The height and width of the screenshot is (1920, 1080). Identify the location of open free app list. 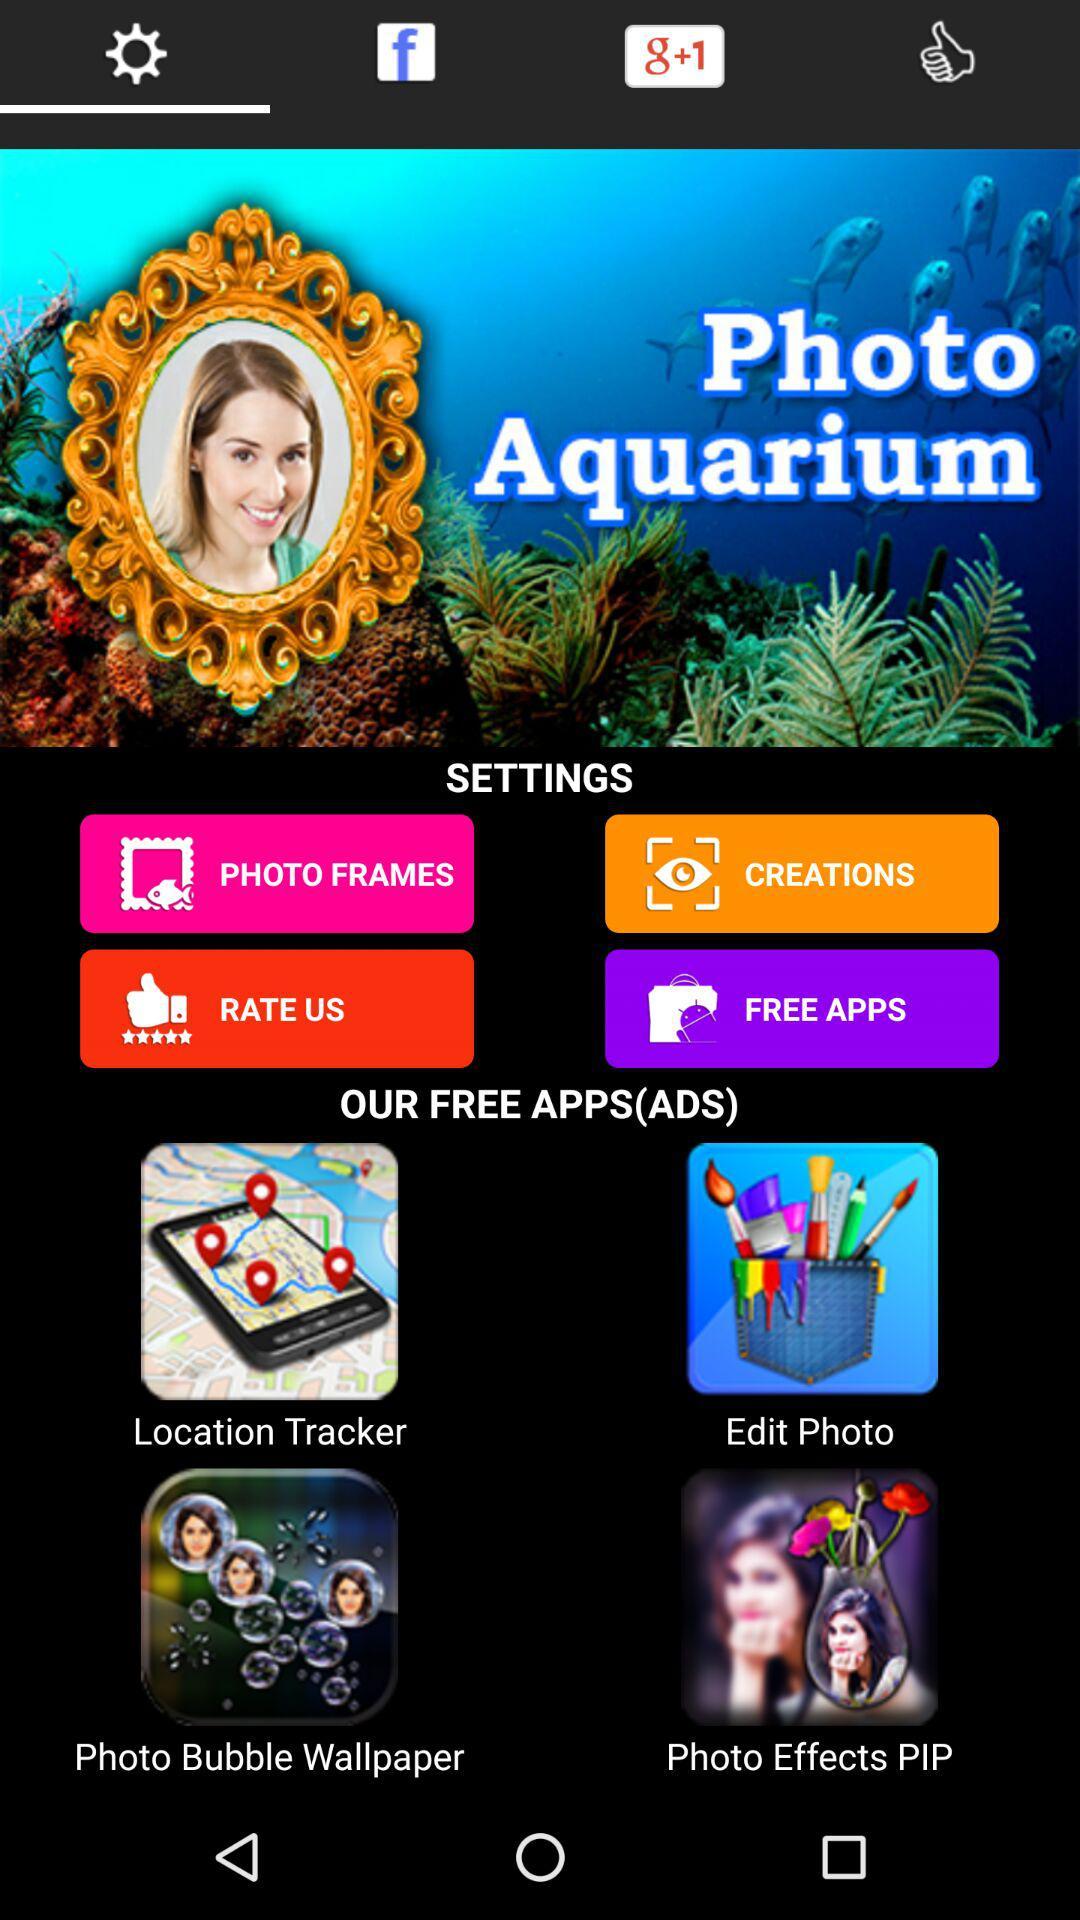
(680, 1008).